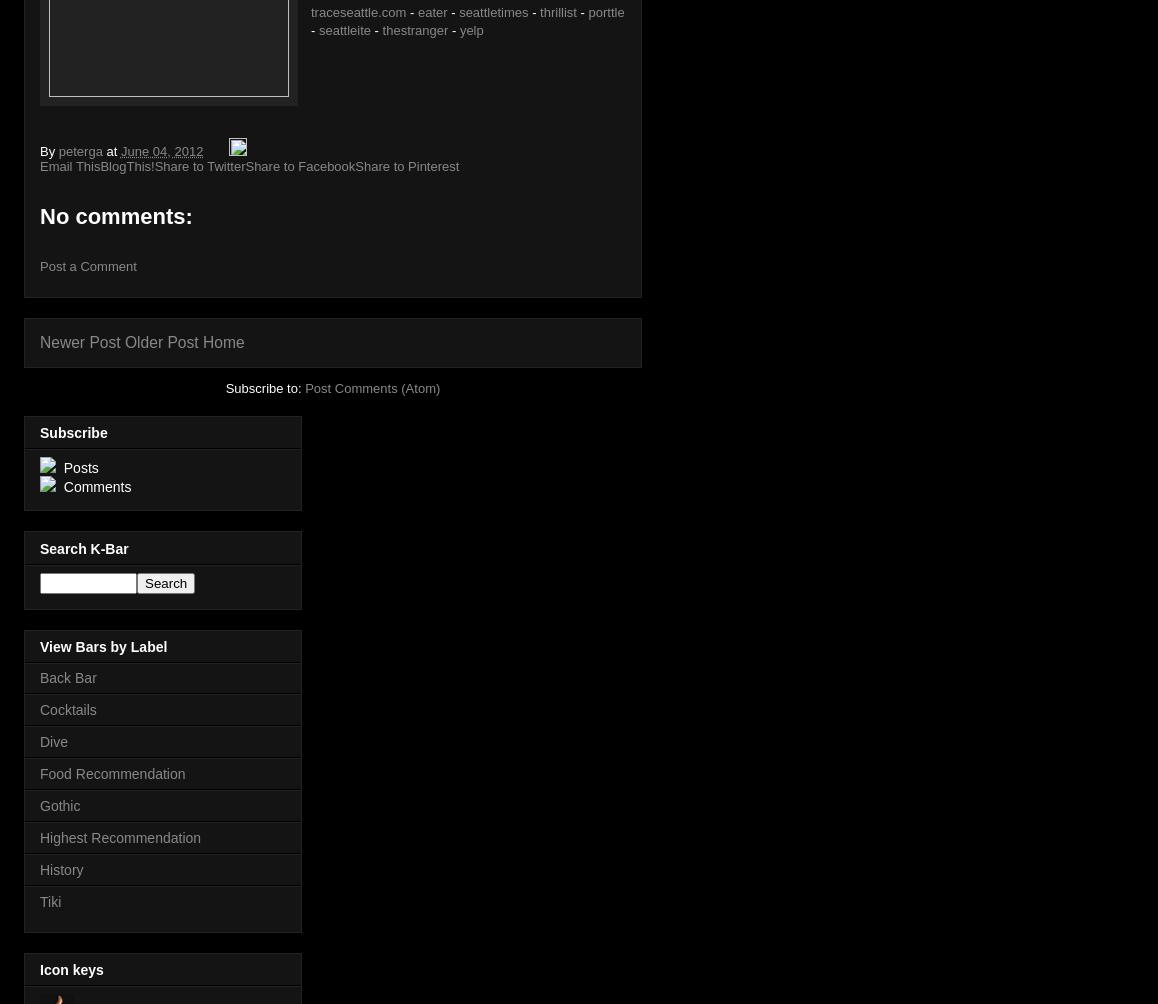 The image size is (1158, 1004). I want to click on 'Cocktails', so click(67, 708).